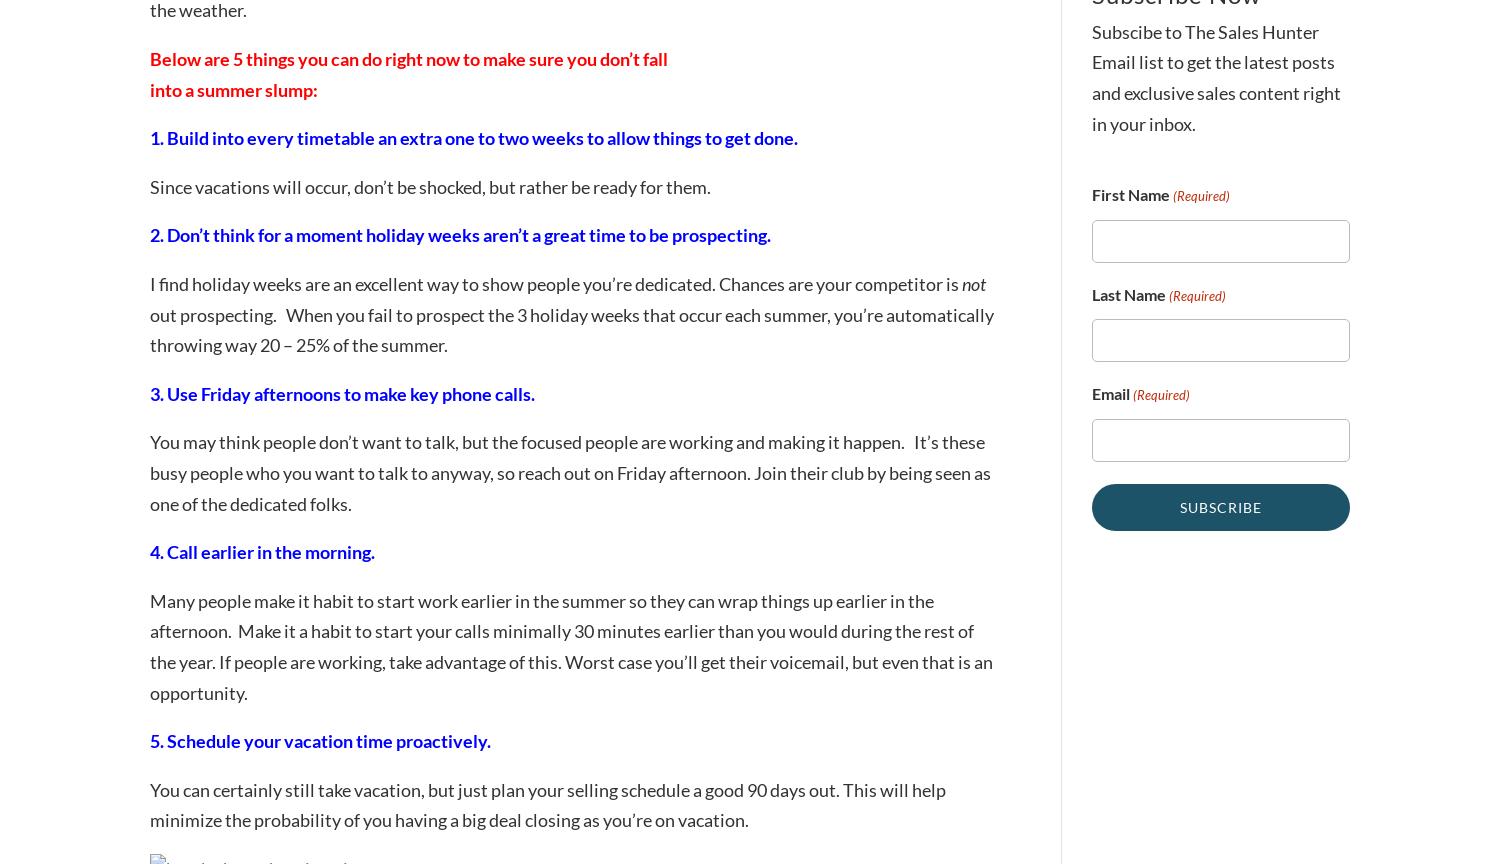  Describe the element at coordinates (319, 740) in the screenshot. I see `'5. Schedule your vacation time proactively.'` at that location.